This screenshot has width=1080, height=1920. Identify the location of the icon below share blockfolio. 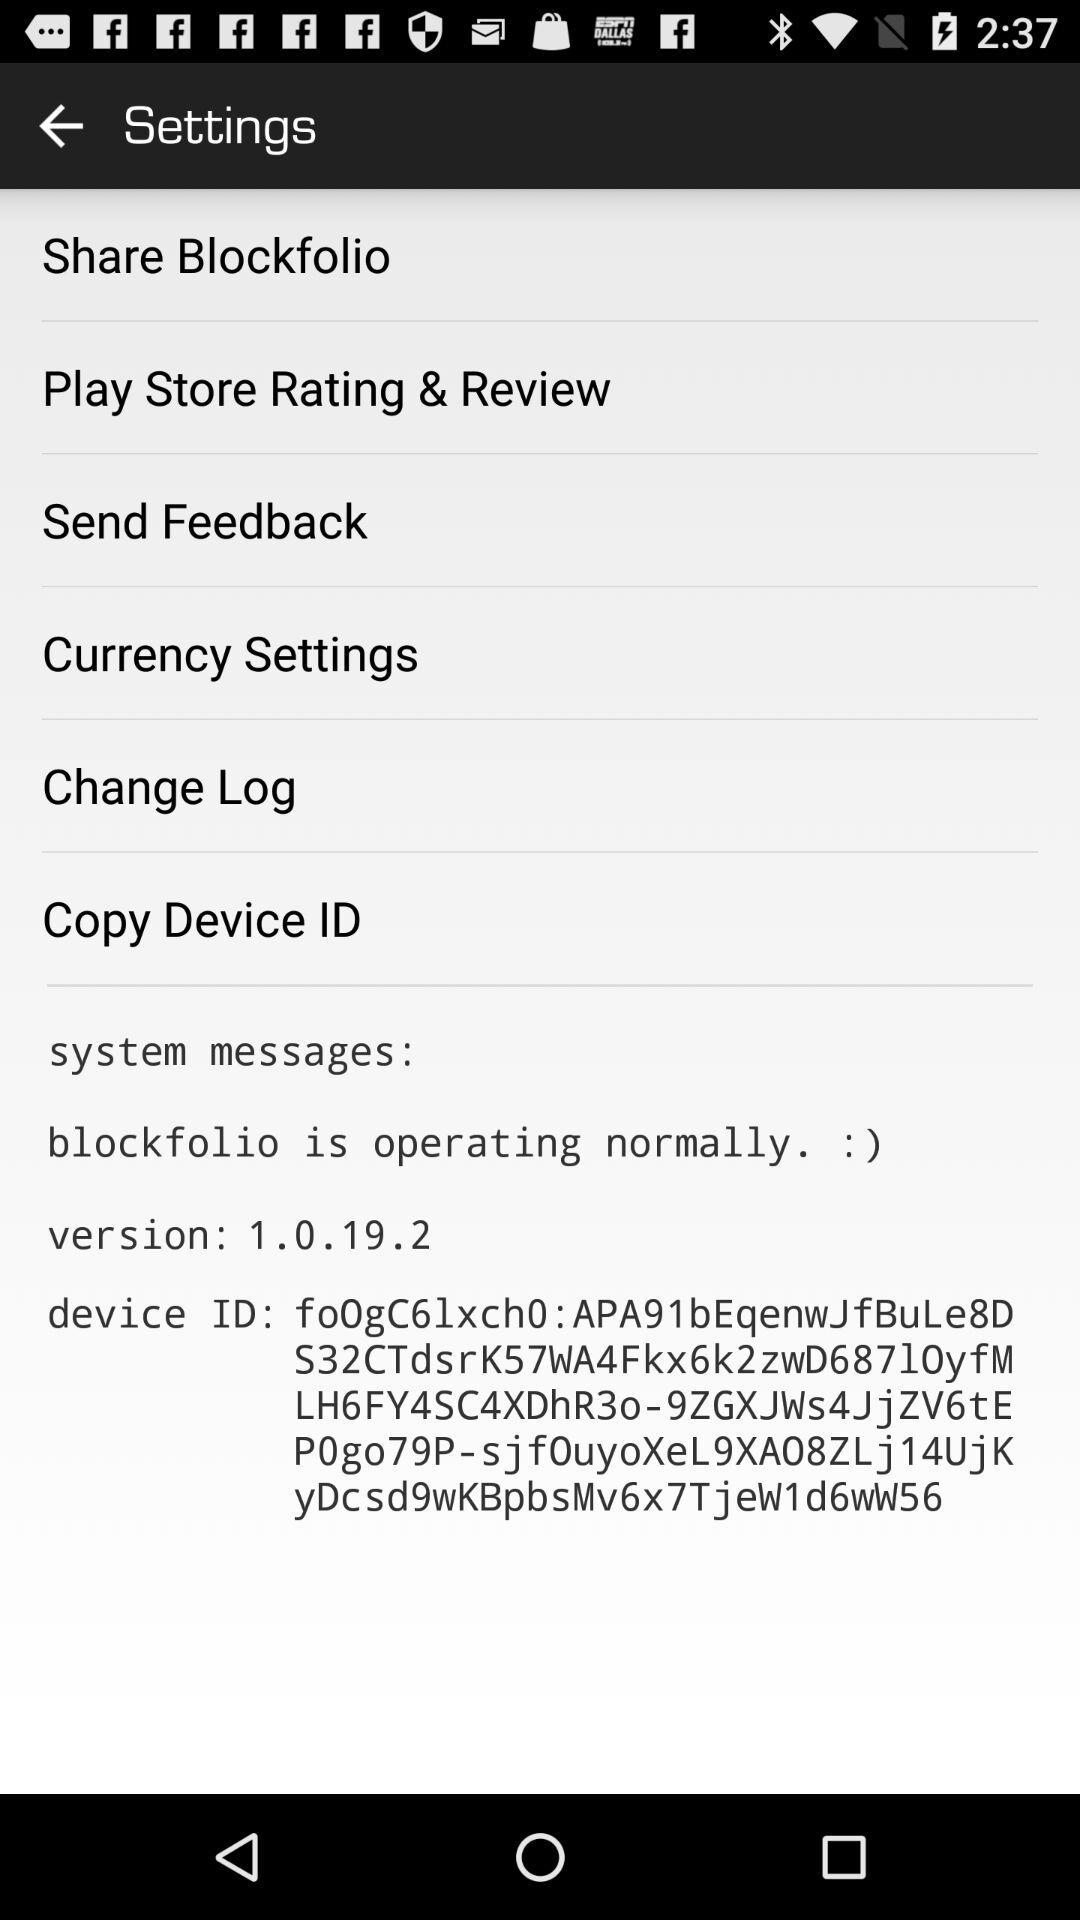
(325, 387).